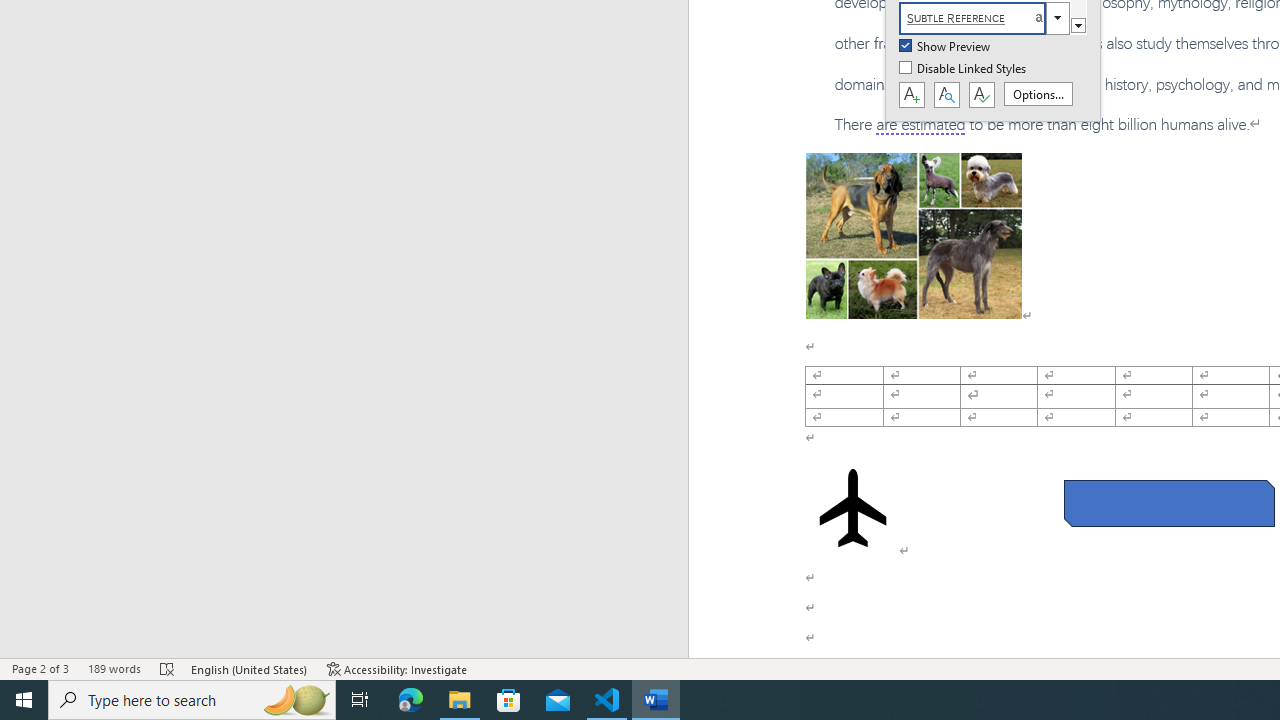 This screenshot has width=1280, height=720. What do you see at coordinates (40, 669) in the screenshot?
I see `'Page Number Page 2 of 3'` at bounding box center [40, 669].